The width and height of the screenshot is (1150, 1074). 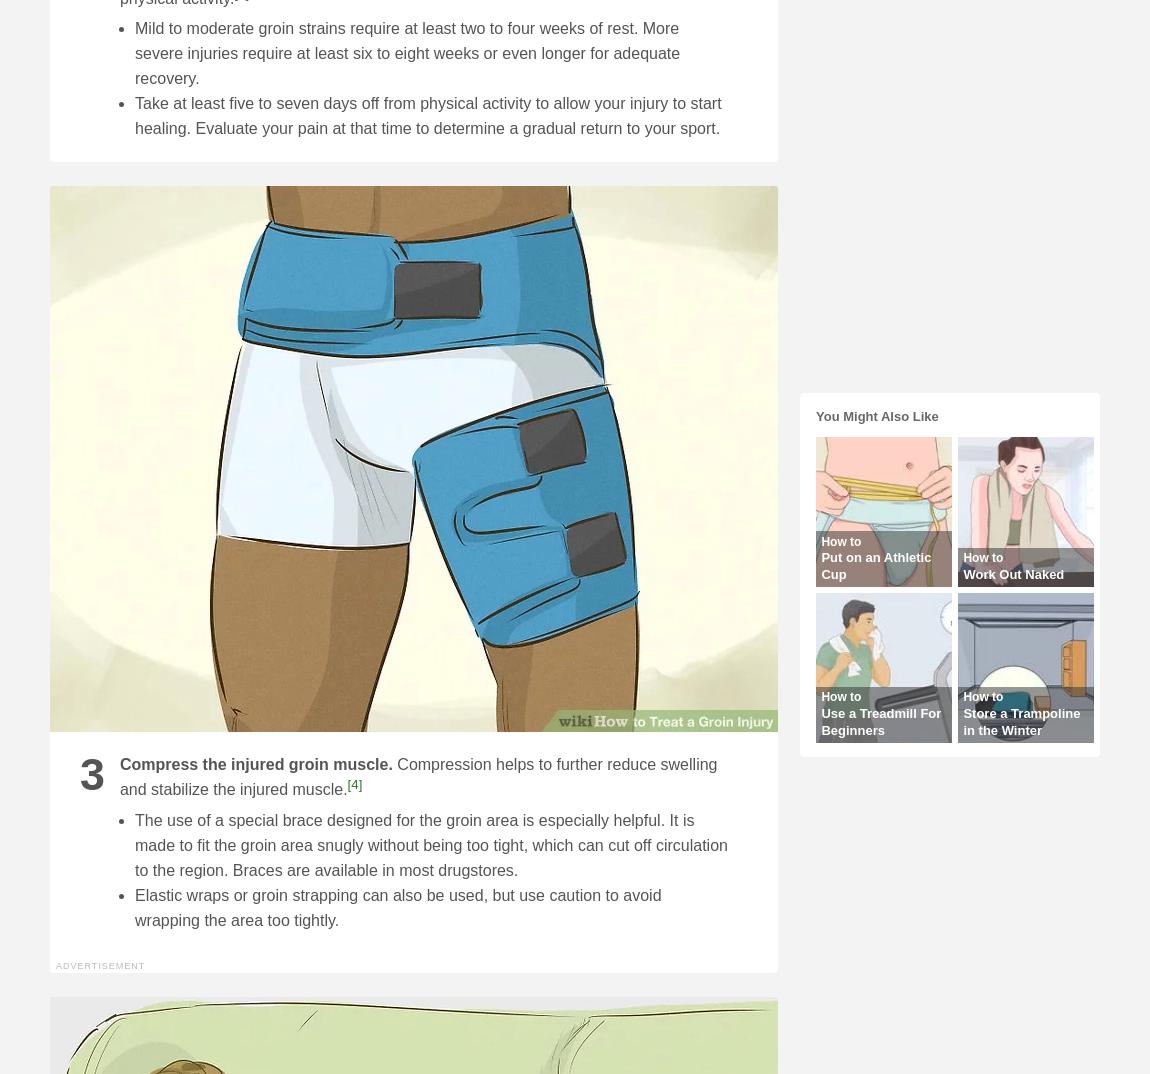 What do you see at coordinates (963, 573) in the screenshot?
I see `'Work Out Naked'` at bounding box center [963, 573].